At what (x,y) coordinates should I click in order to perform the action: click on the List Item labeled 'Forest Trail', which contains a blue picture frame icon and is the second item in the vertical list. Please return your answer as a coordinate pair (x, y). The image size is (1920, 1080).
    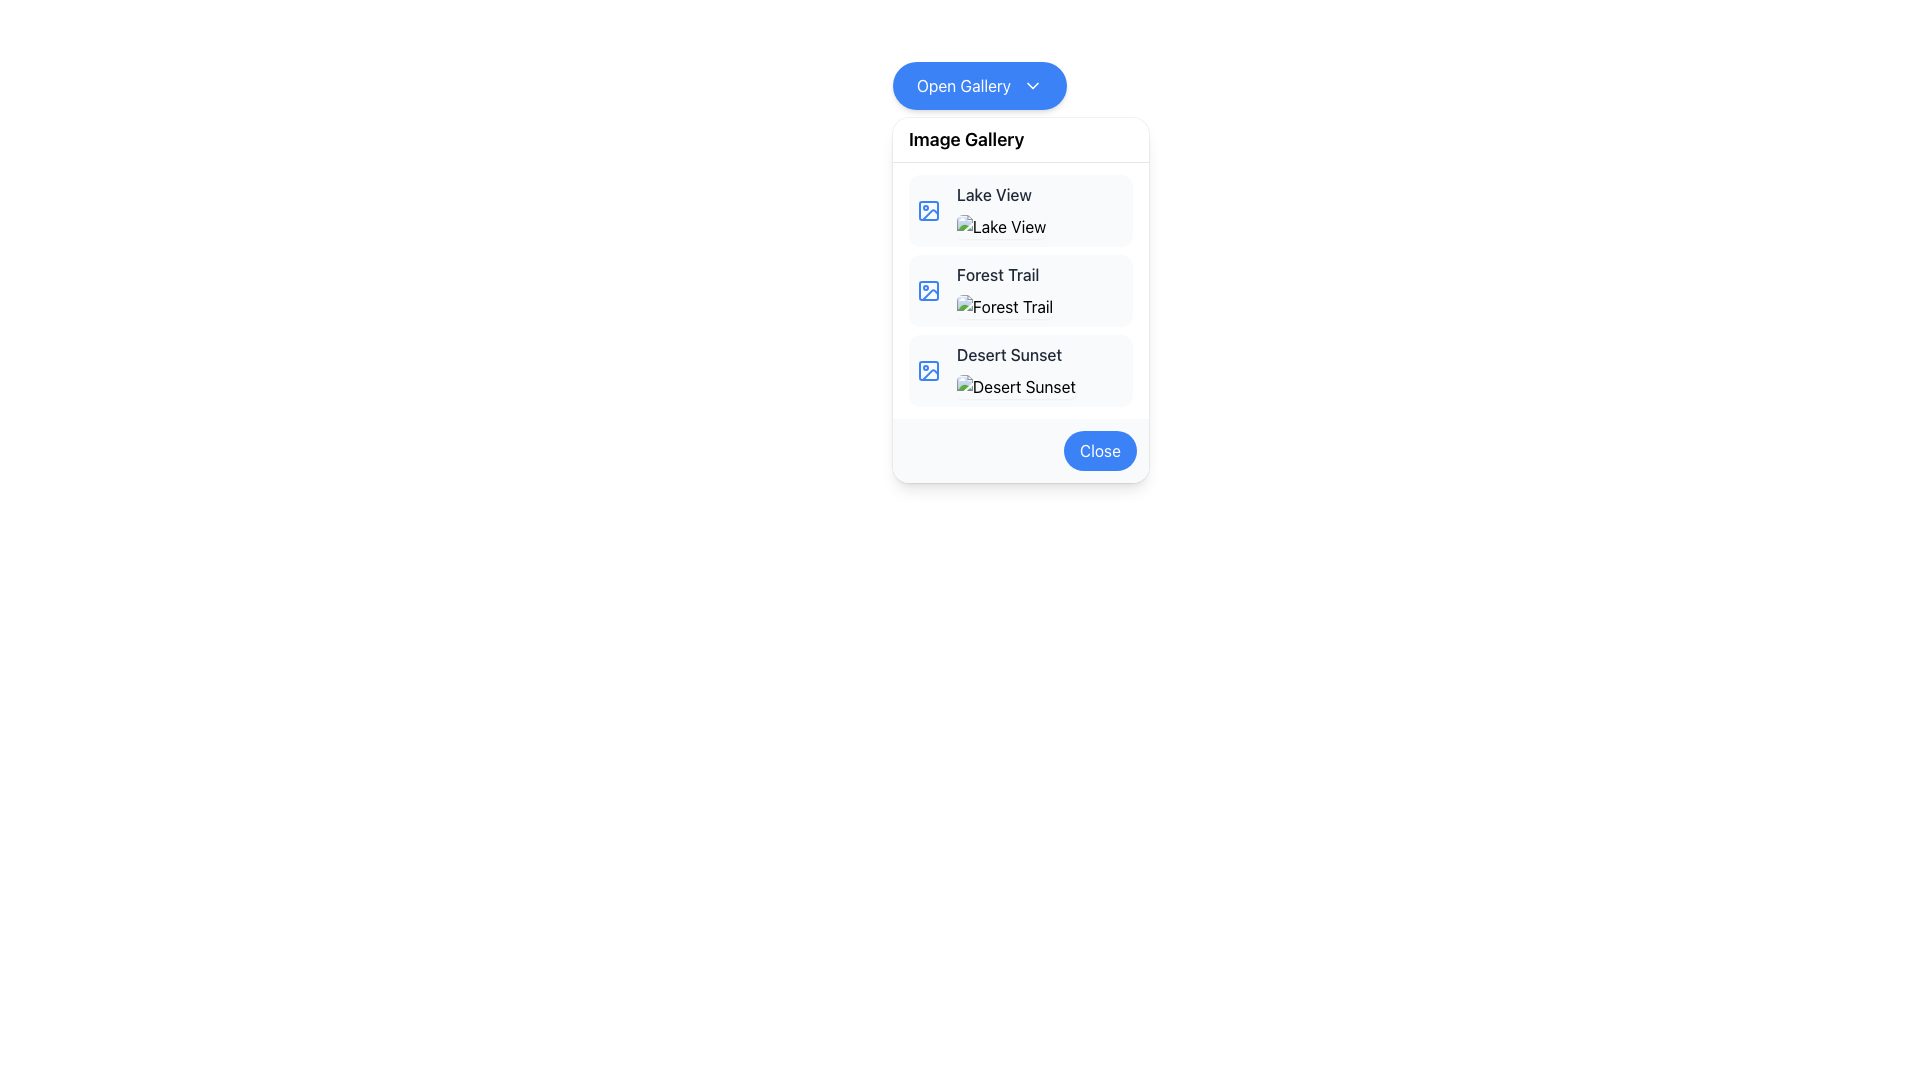
    Looking at the image, I should click on (1020, 290).